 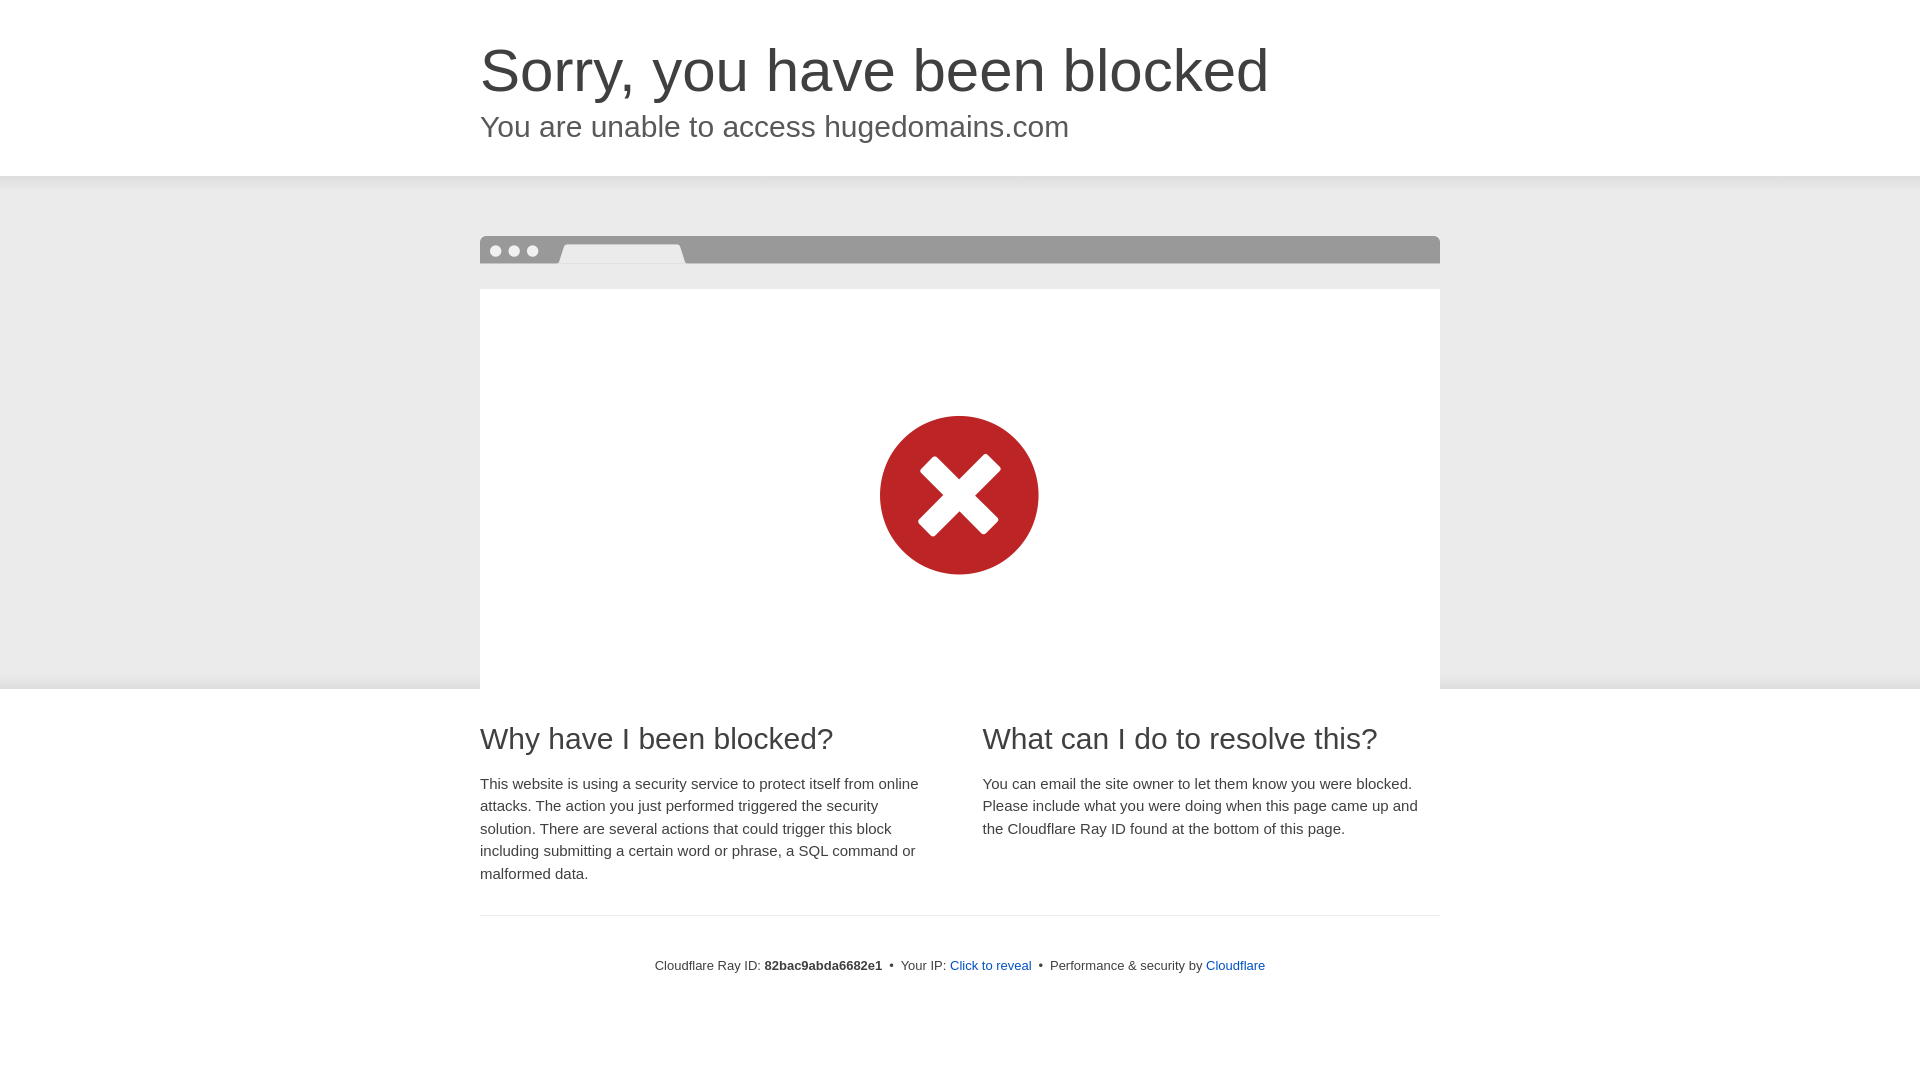 I want to click on 'Click to reveal', so click(x=990, y=964).